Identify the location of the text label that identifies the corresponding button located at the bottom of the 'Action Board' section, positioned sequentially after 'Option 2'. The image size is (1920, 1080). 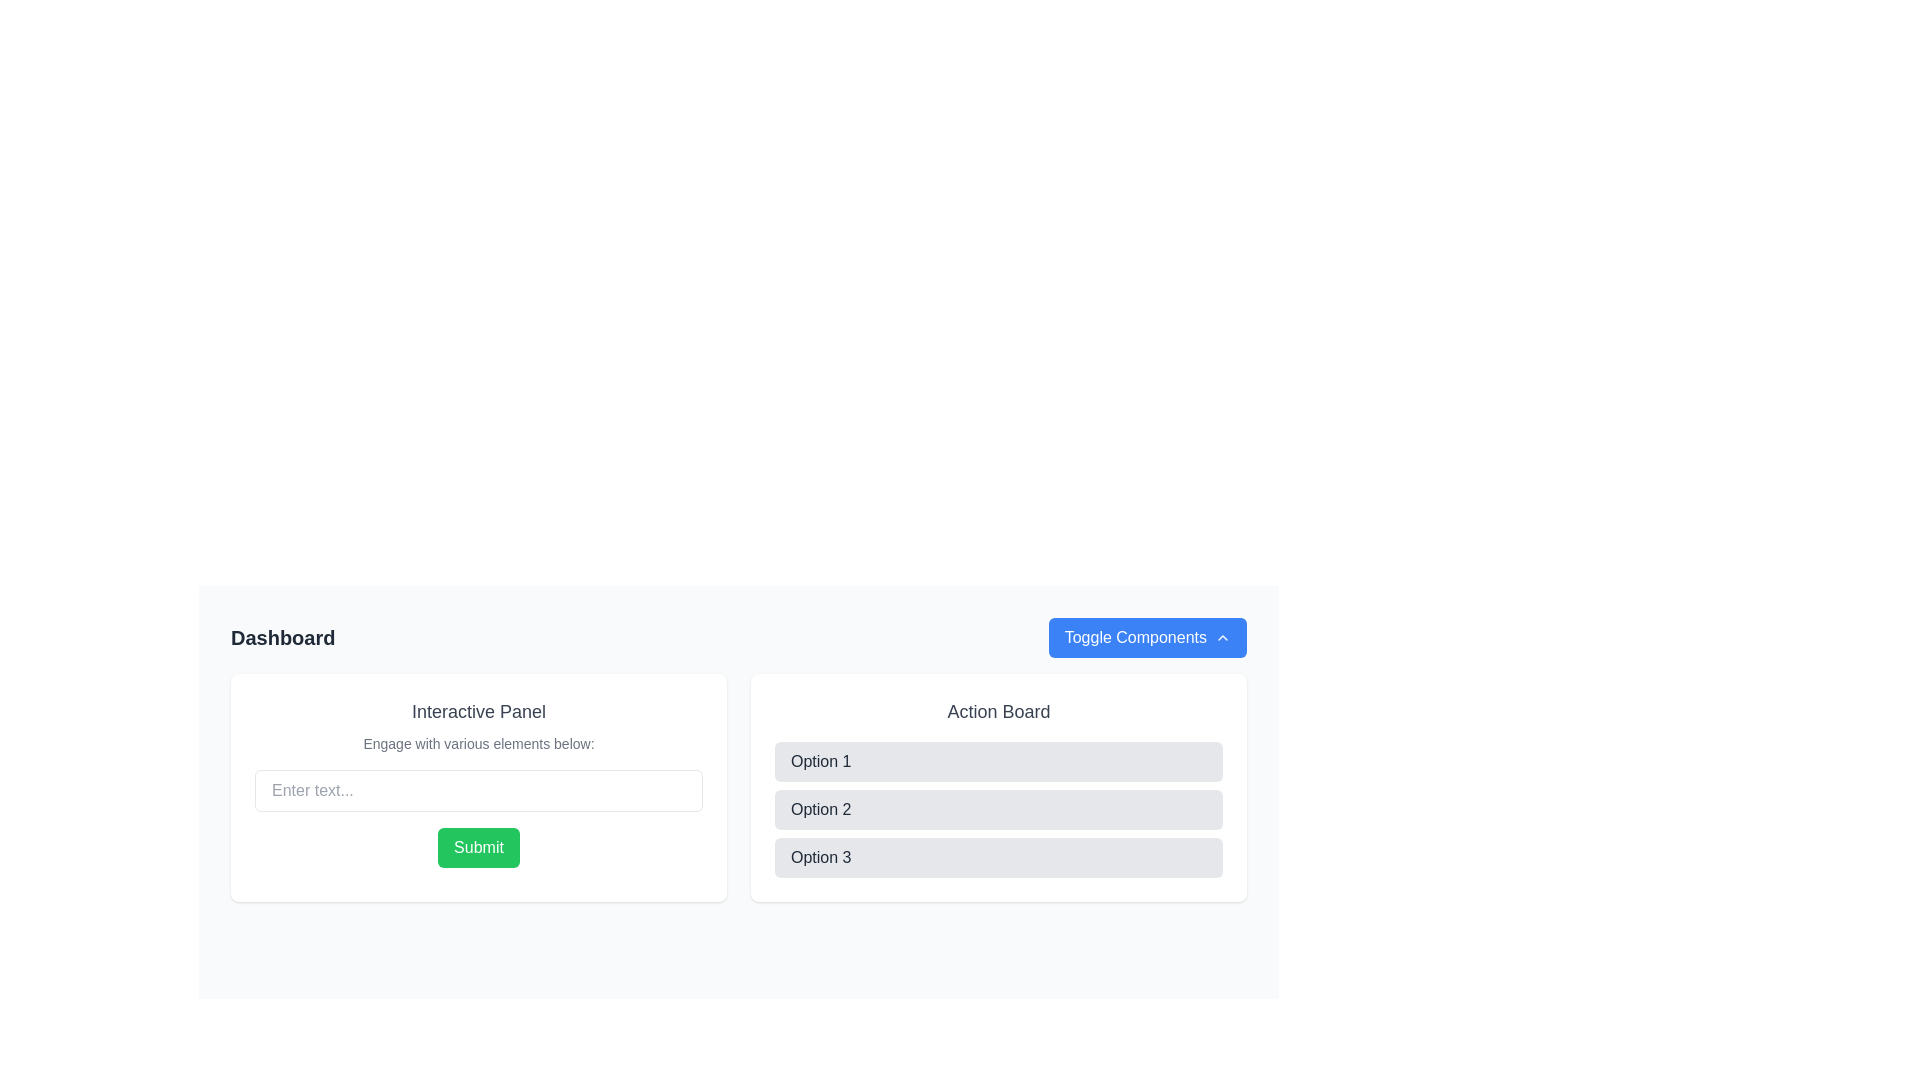
(821, 856).